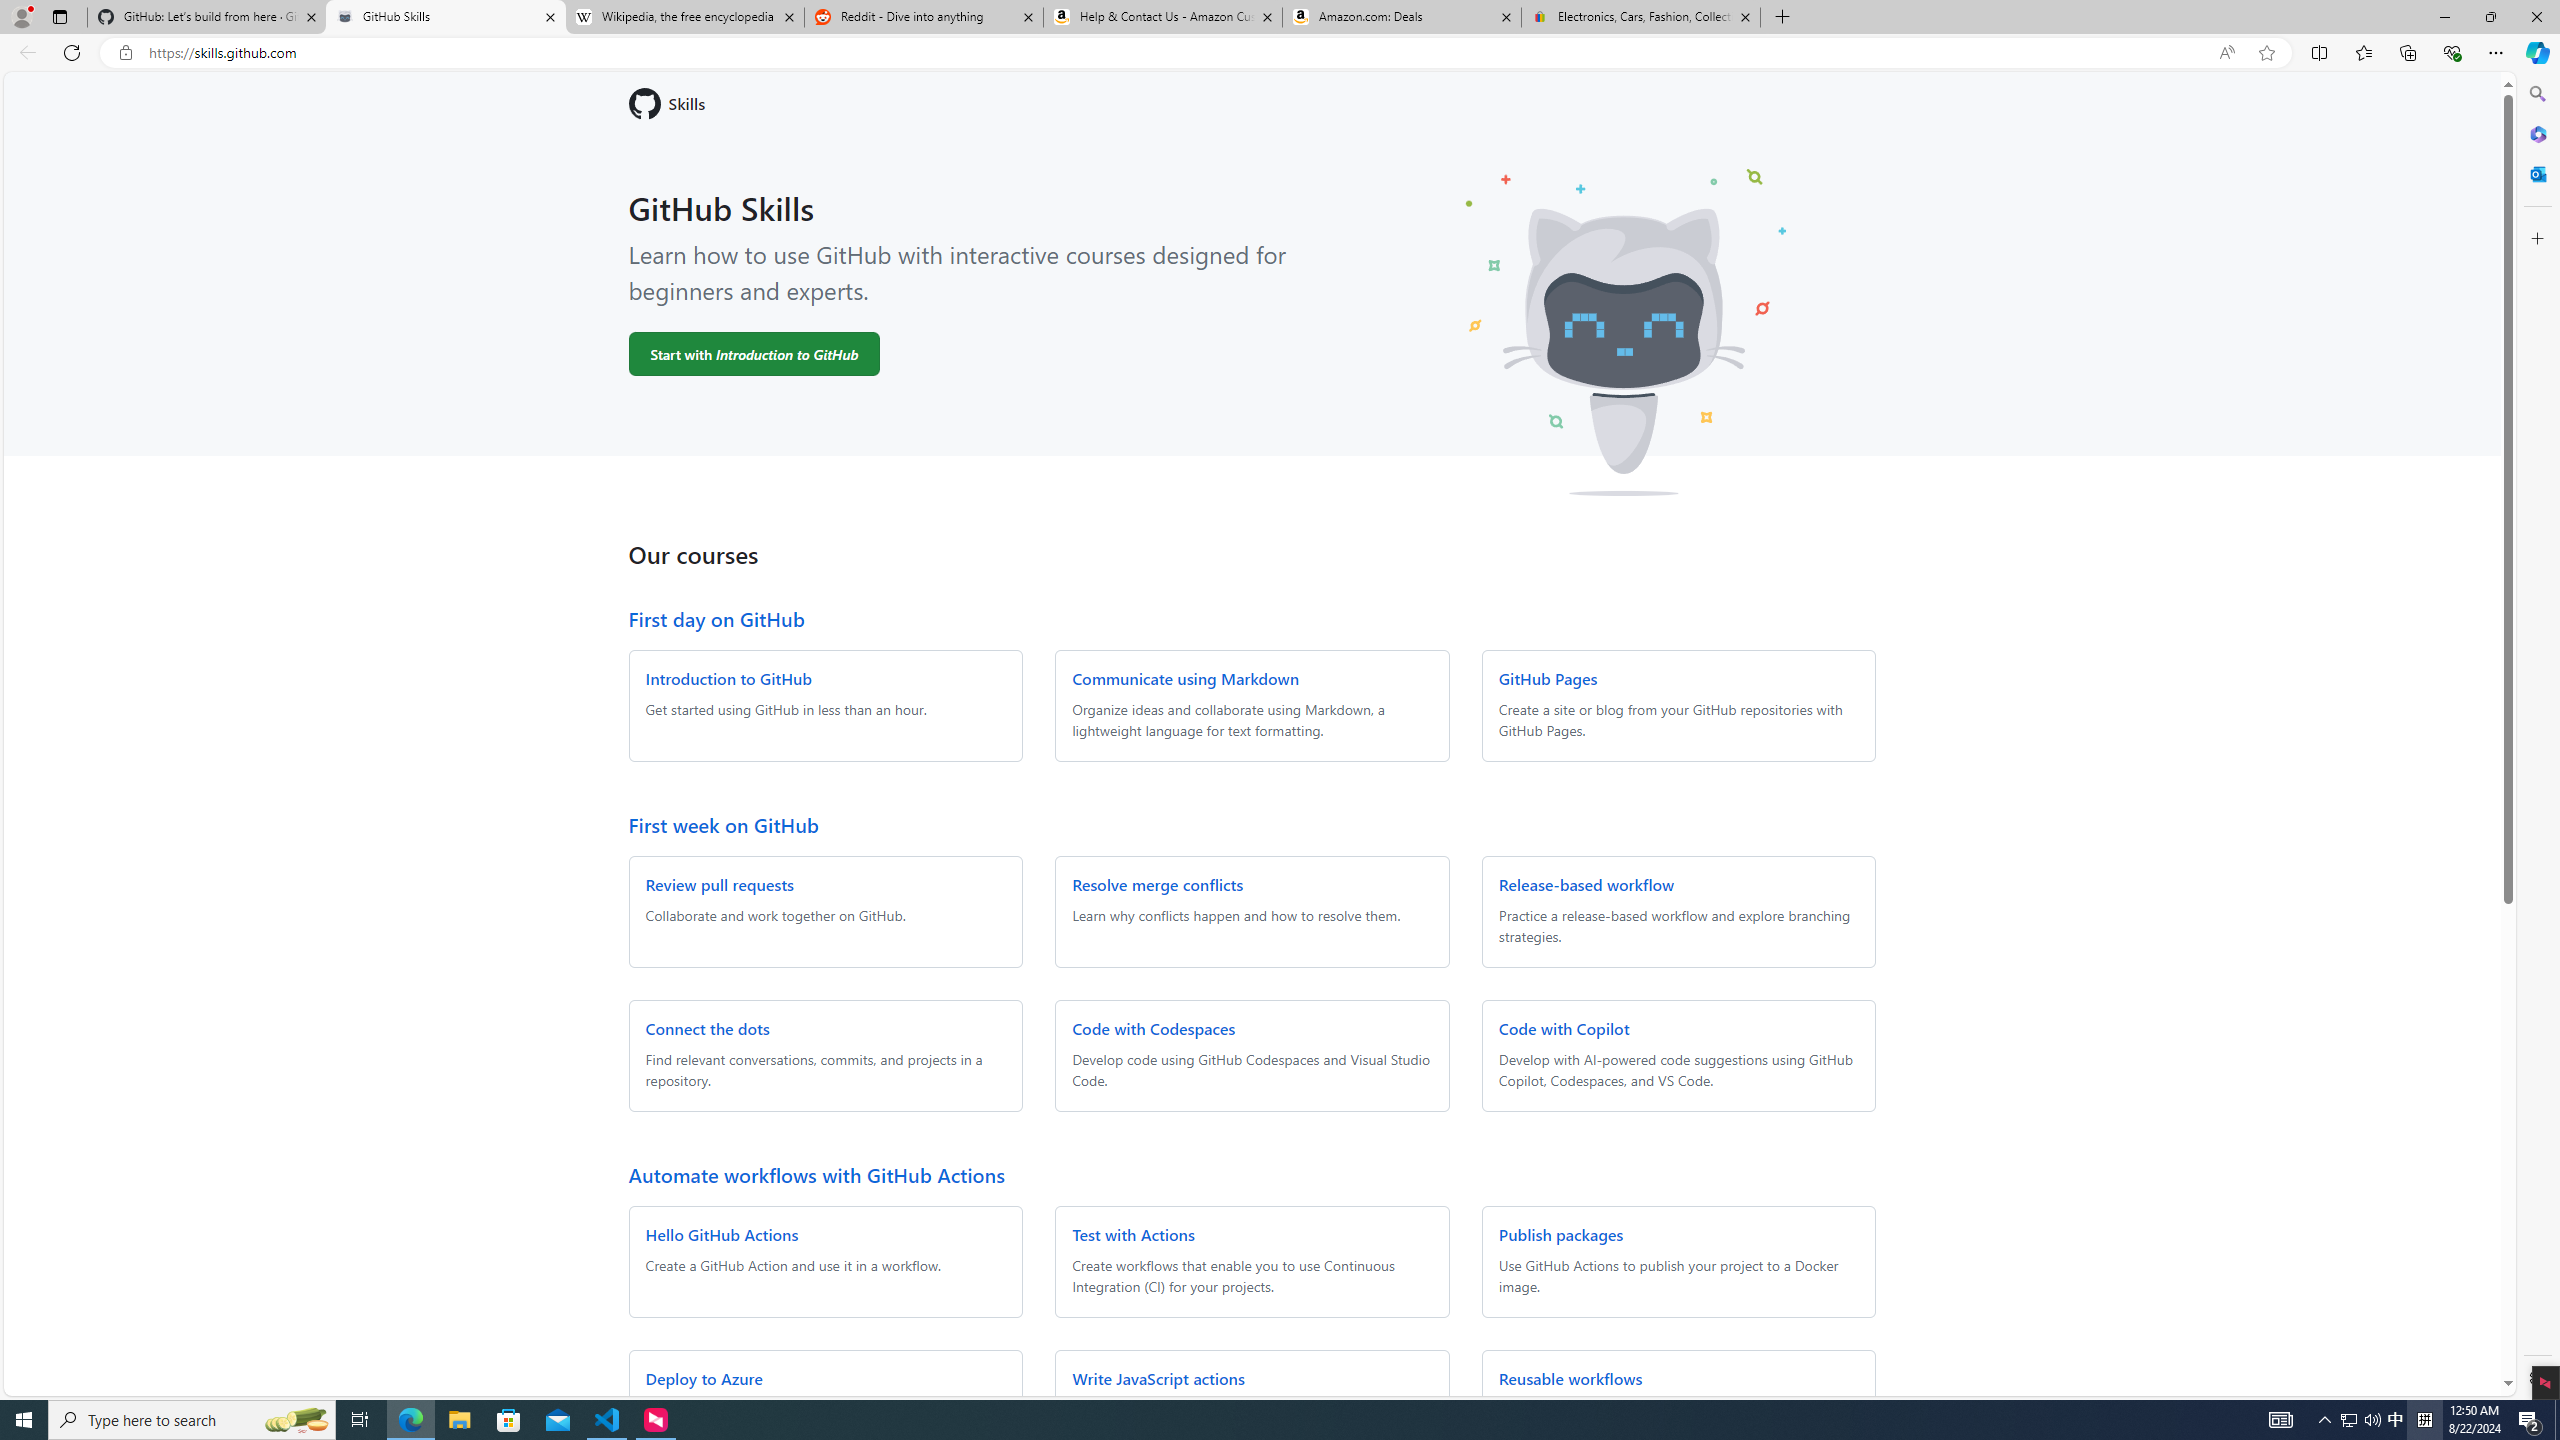 The width and height of the screenshot is (2560, 1440). I want to click on 'Reusable workflows', so click(1569, 1378).